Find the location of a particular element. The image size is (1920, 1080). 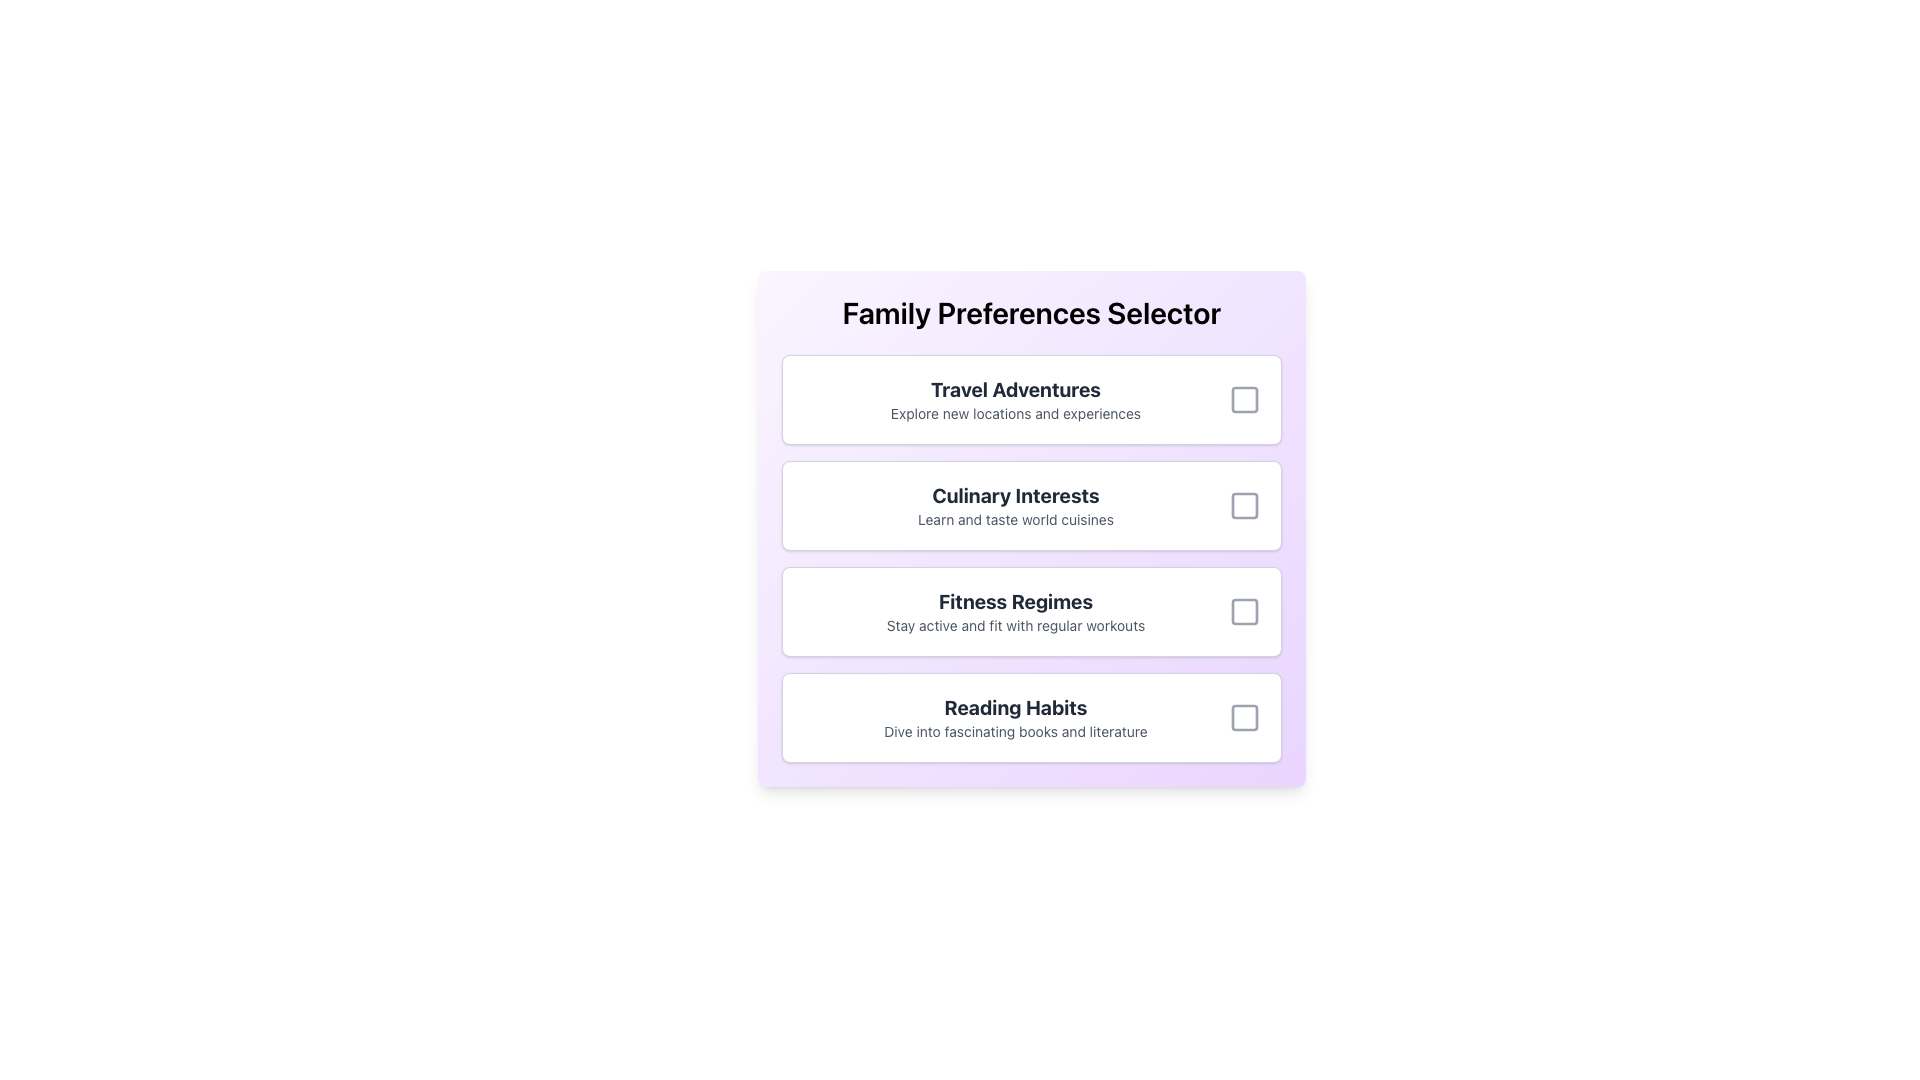

the checkbox for 'Culinary Interests' to enable keyboard interaction is located at coordinates (1243, 504).